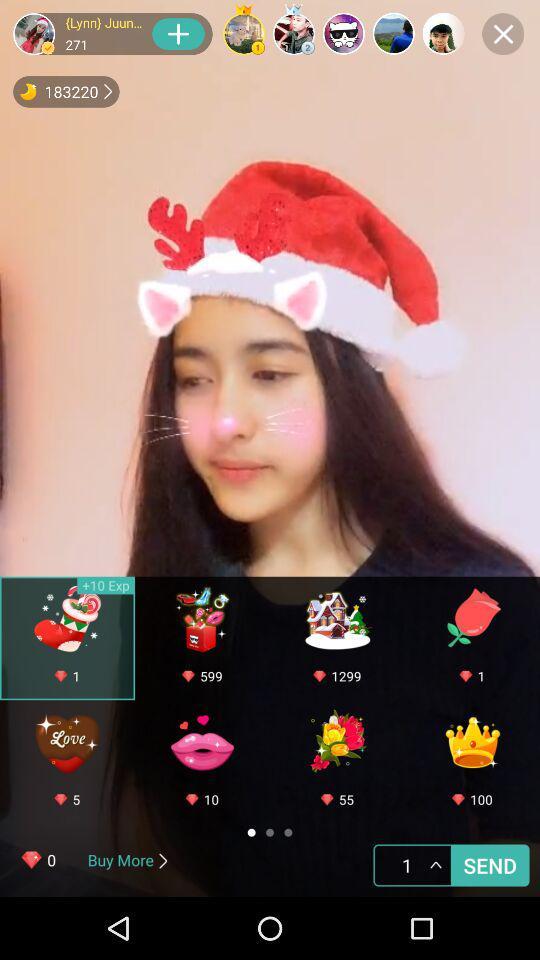 This screenshot has width=540, height=960. Describe the element at coordinates (502, 33) in the screenshot. I see `the close icon` at that location.